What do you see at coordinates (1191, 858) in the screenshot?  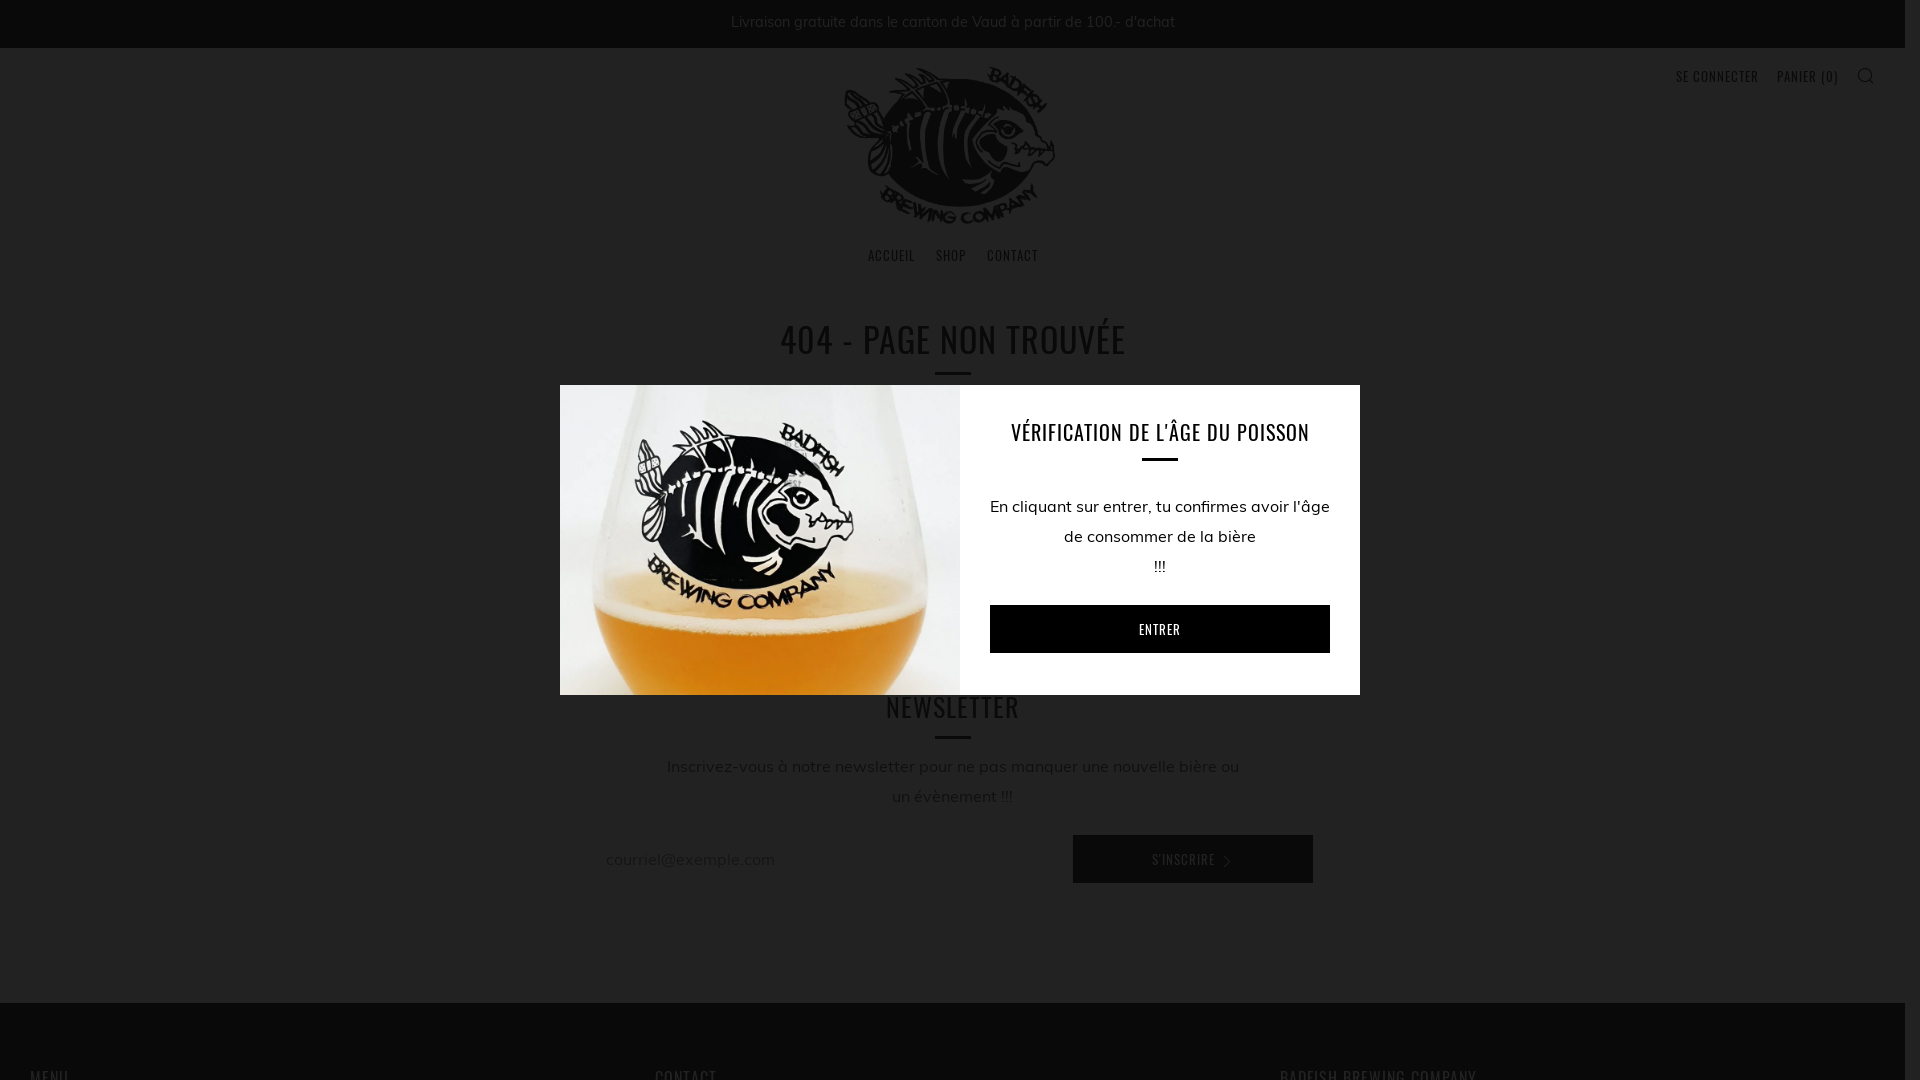 I see `'S'INSCRIRE'` at bounding box center [1191, 858].